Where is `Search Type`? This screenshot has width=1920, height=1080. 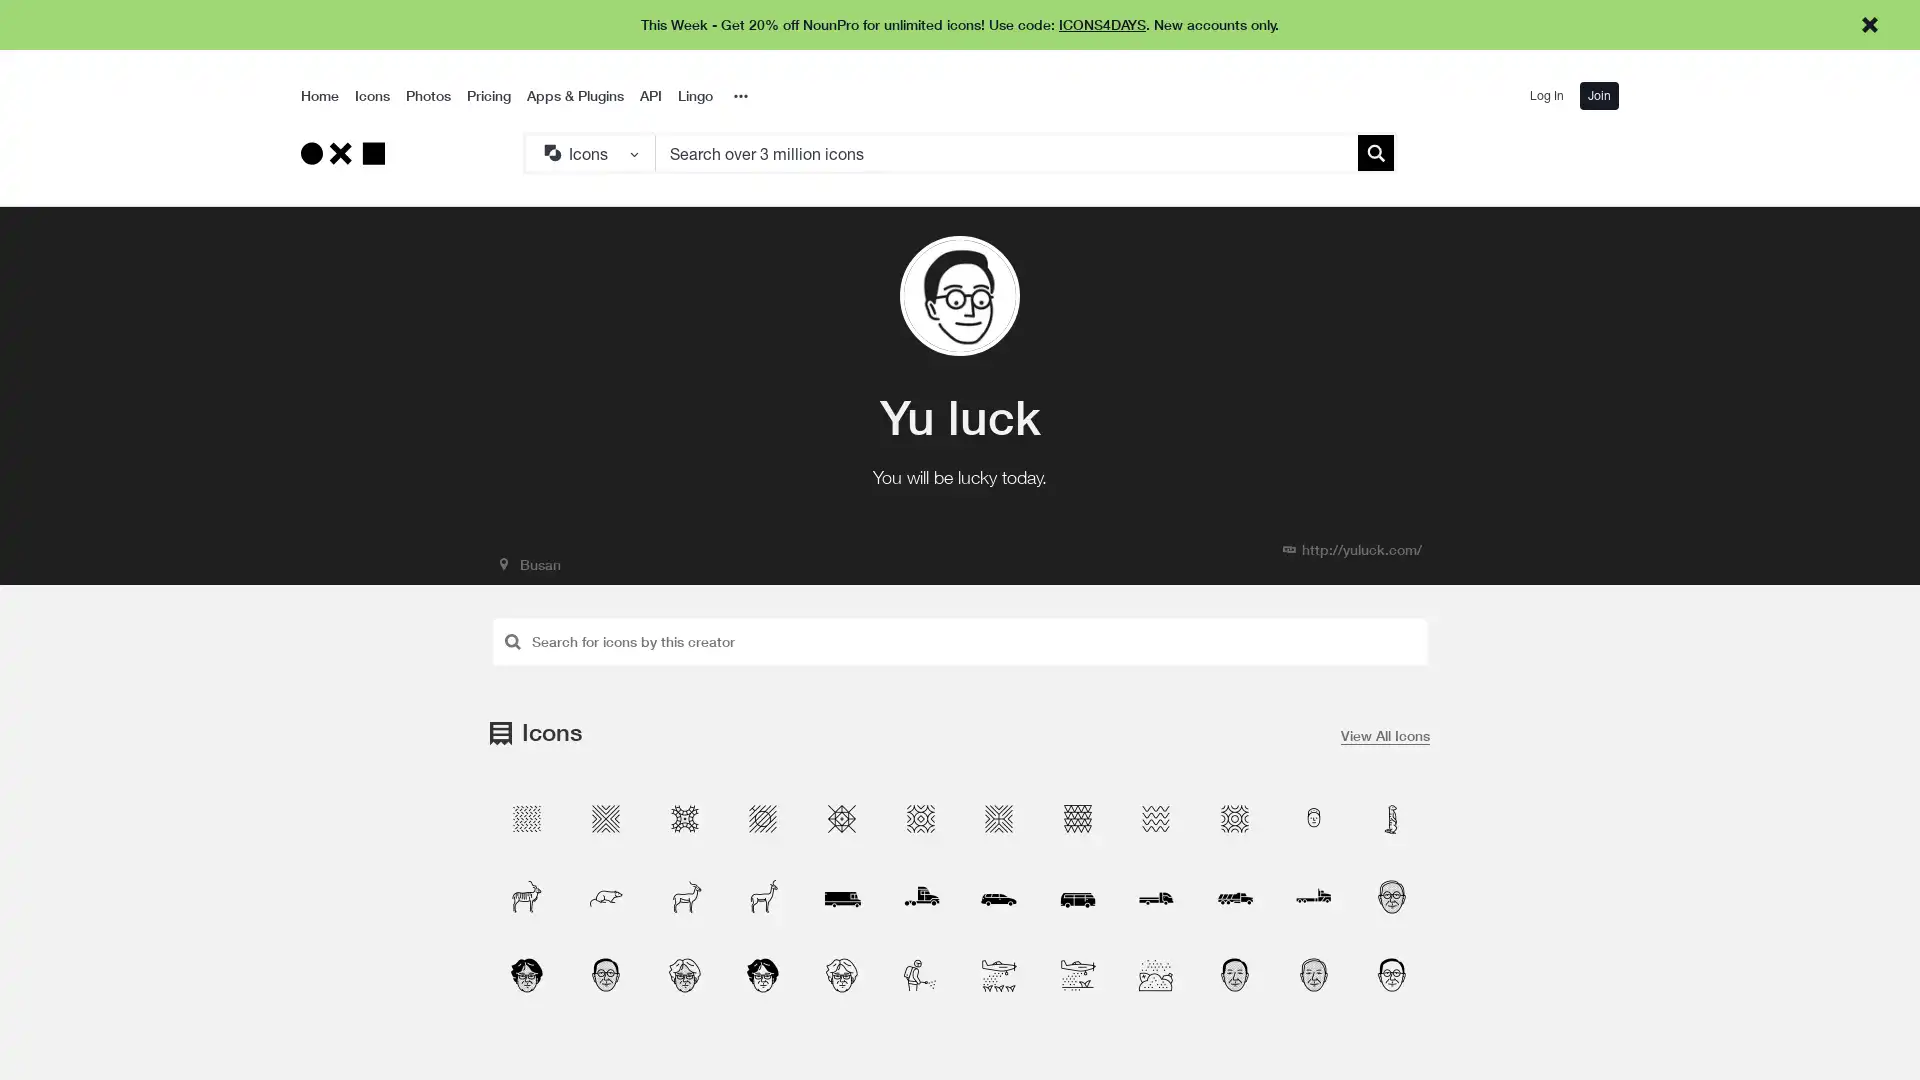
Search Type is located at coordinates (589, 152).